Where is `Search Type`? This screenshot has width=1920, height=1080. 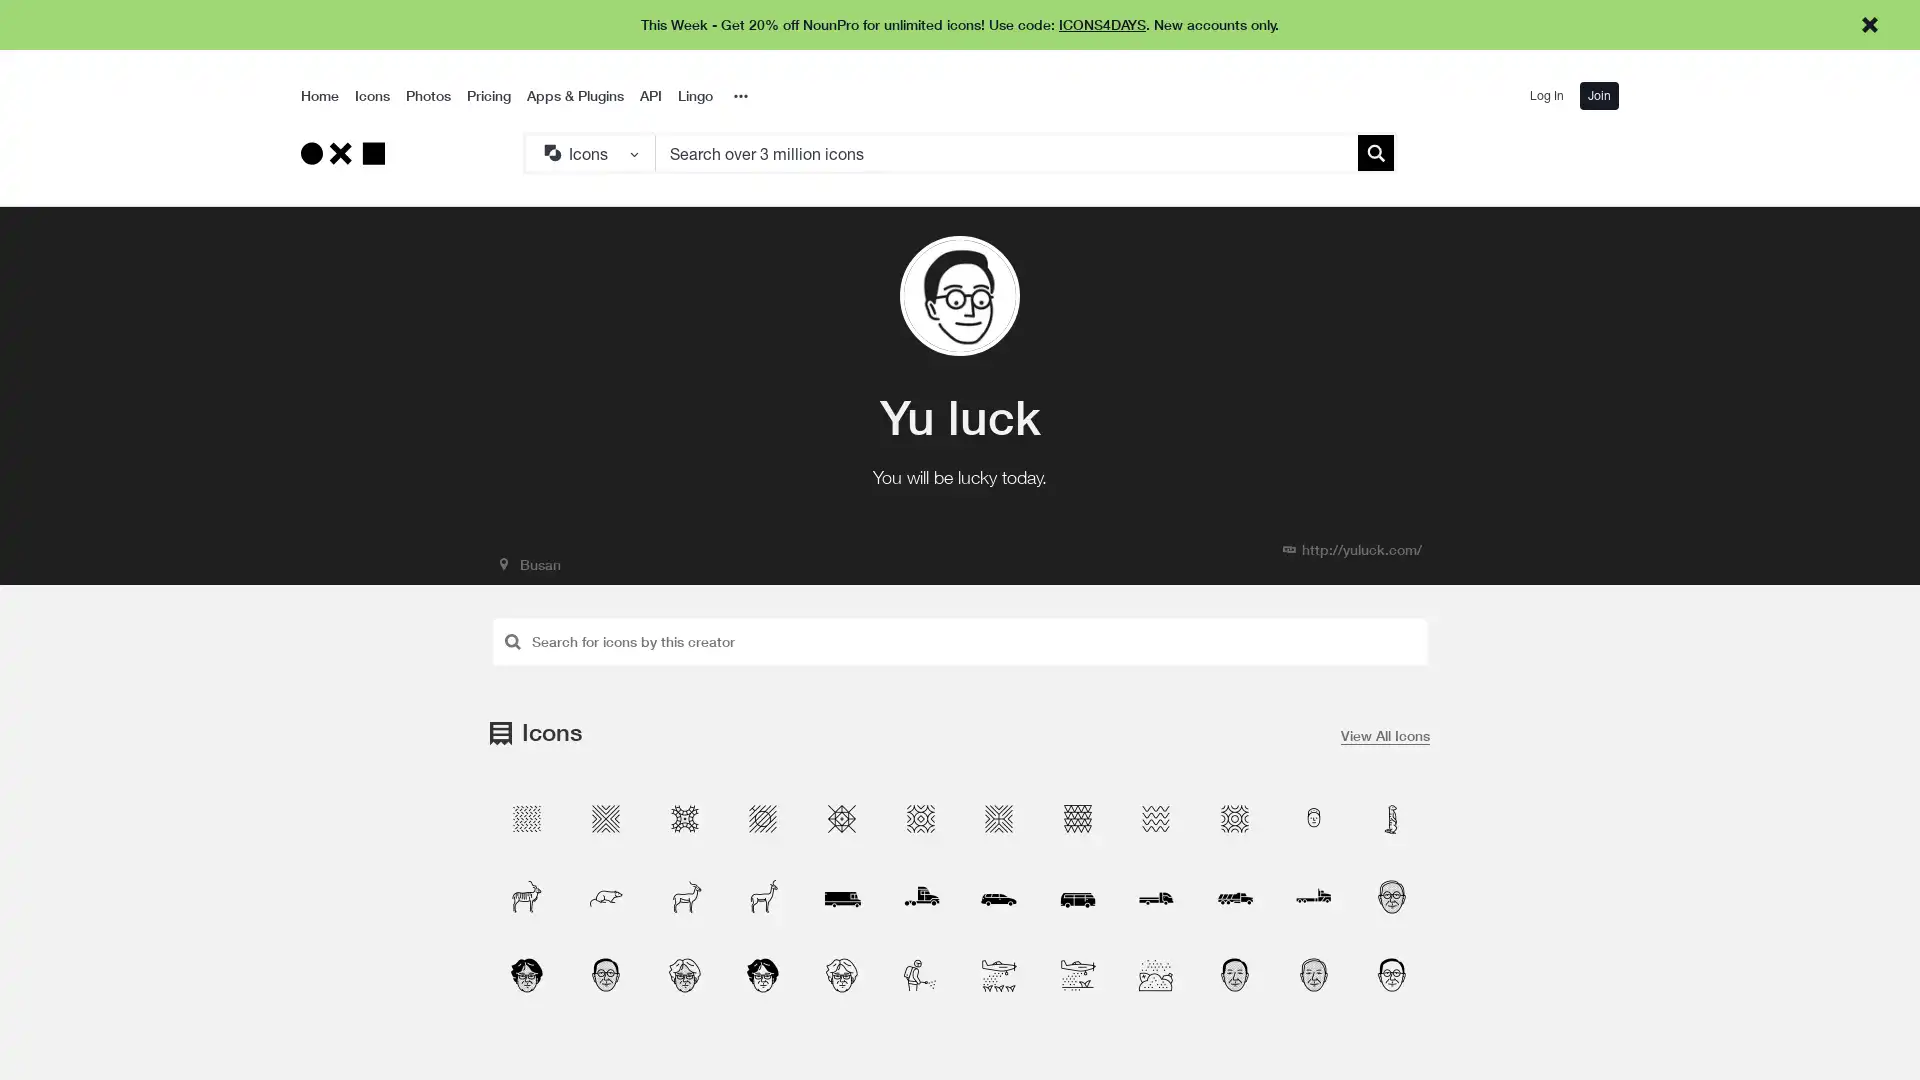
Search Type is located at coordinates (589, 152).